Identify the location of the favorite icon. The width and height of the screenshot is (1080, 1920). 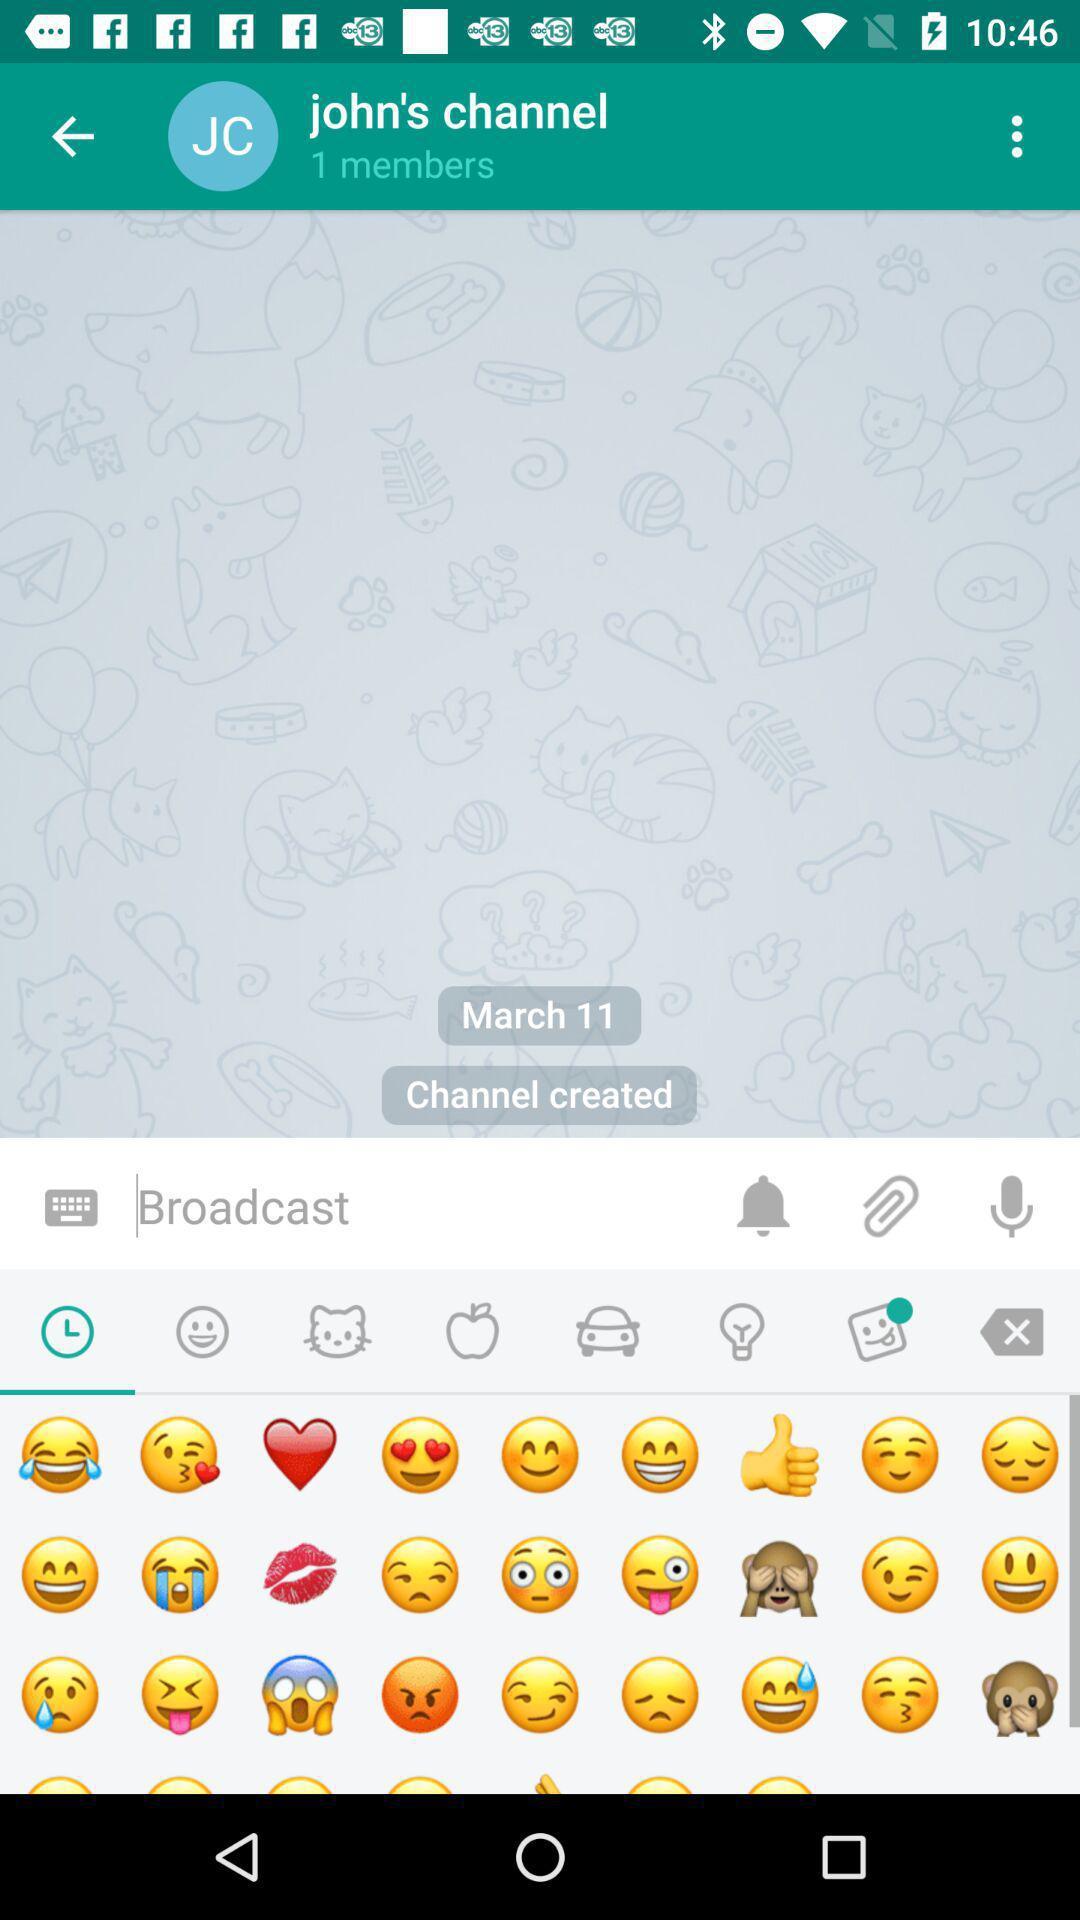
(300, 1454).